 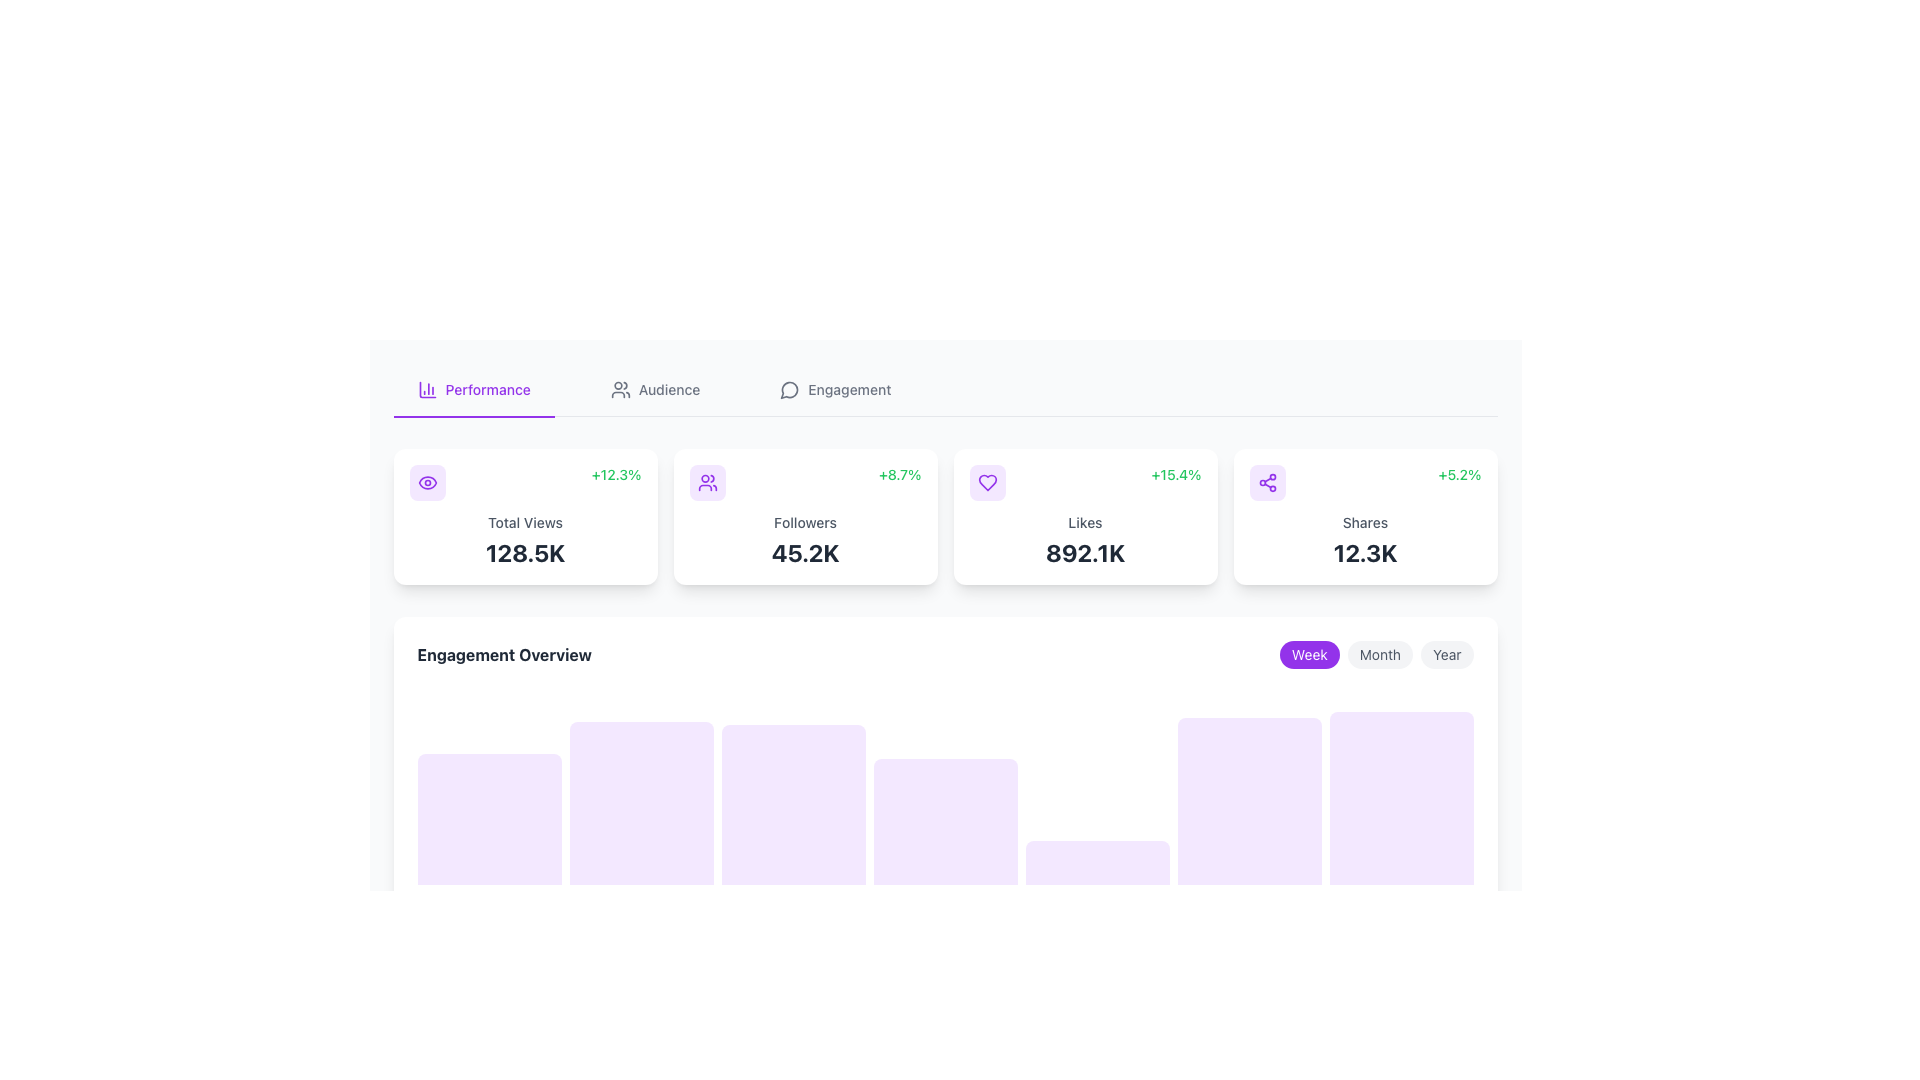 What do you see at coordinates (1364, 515) in the screenshot?
I see `displayed information from the fourth card in the grid under the 'Performance' tab which shows statistical data about shares and percentage change` at bounding box center [1364, 515].